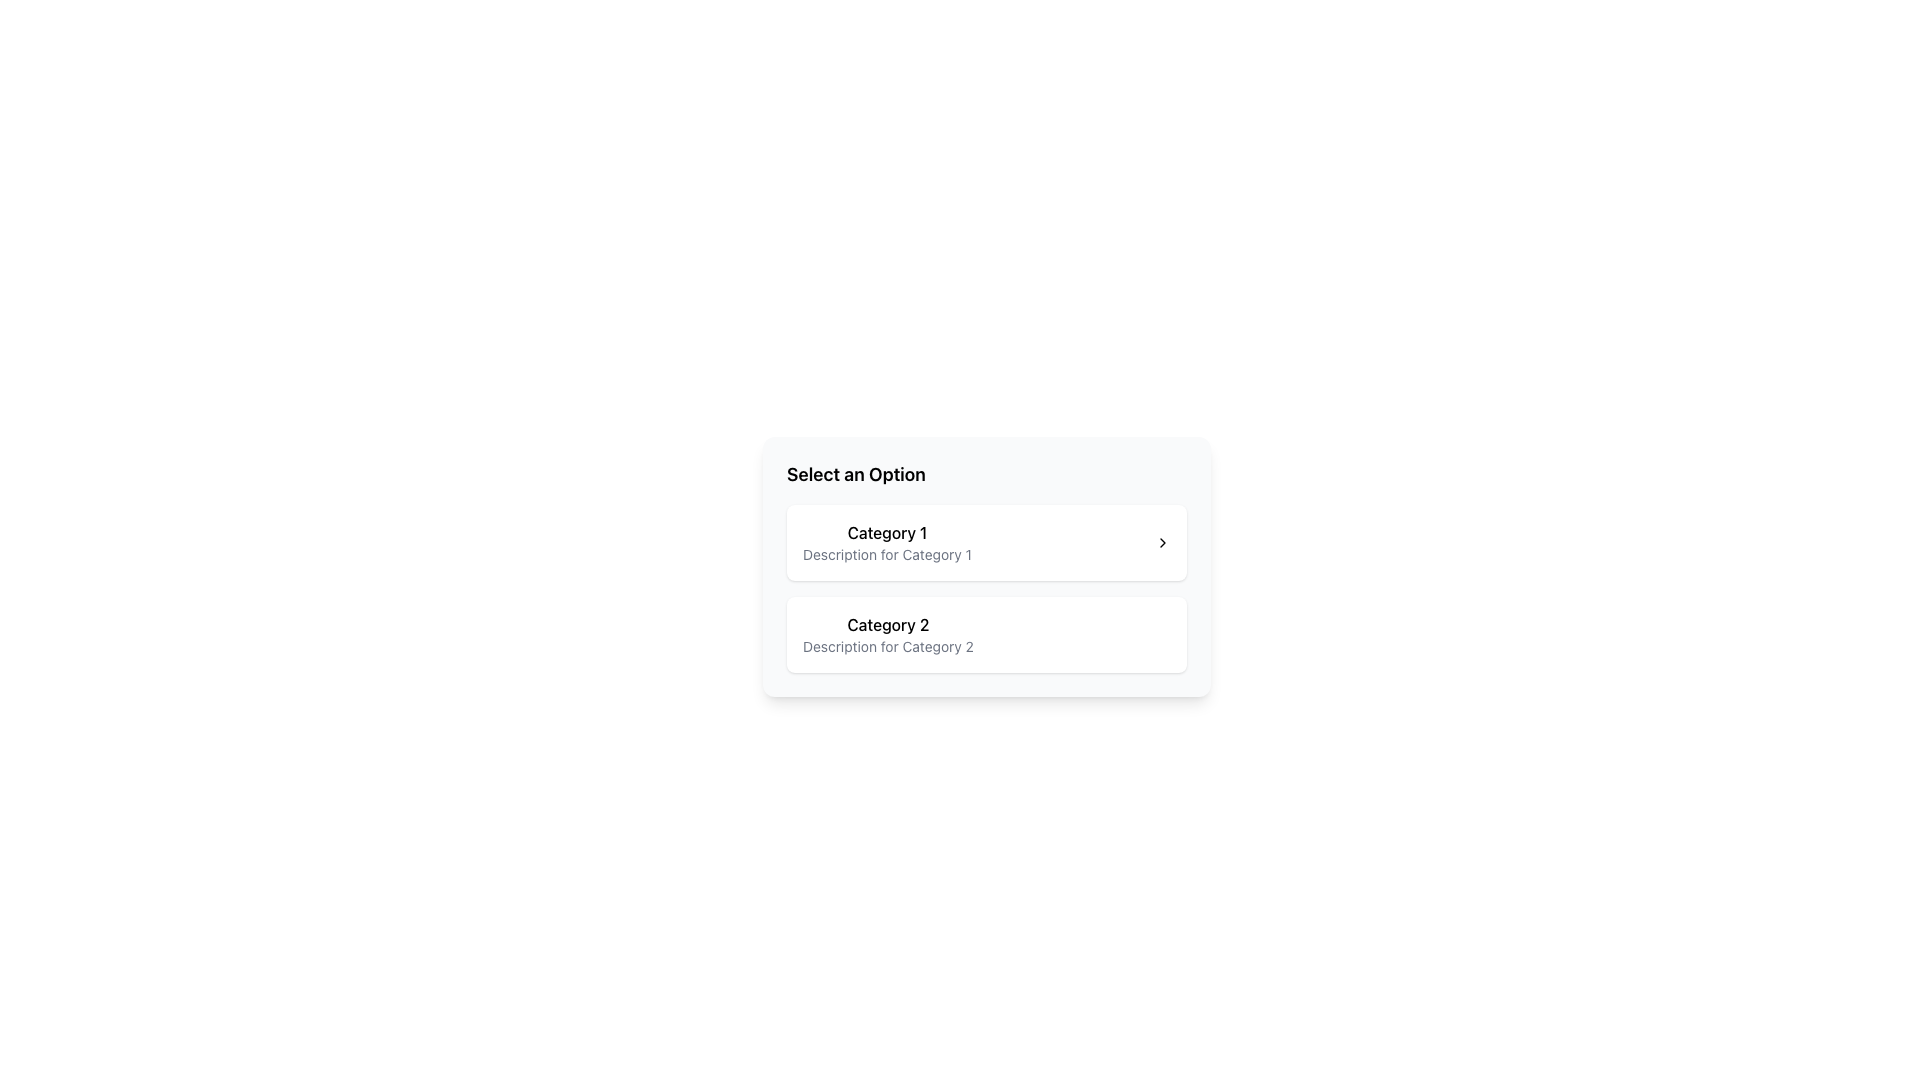 This screenshot has height=1080, width=1920. What do you see at coordinates (886, 555) in the screenshot?
I see `text snippet styled in smaller gray font that says 'Description for Category 1', located directly under the bold header 'Category 1' in the first selection card` at bounding box center [886, 555].